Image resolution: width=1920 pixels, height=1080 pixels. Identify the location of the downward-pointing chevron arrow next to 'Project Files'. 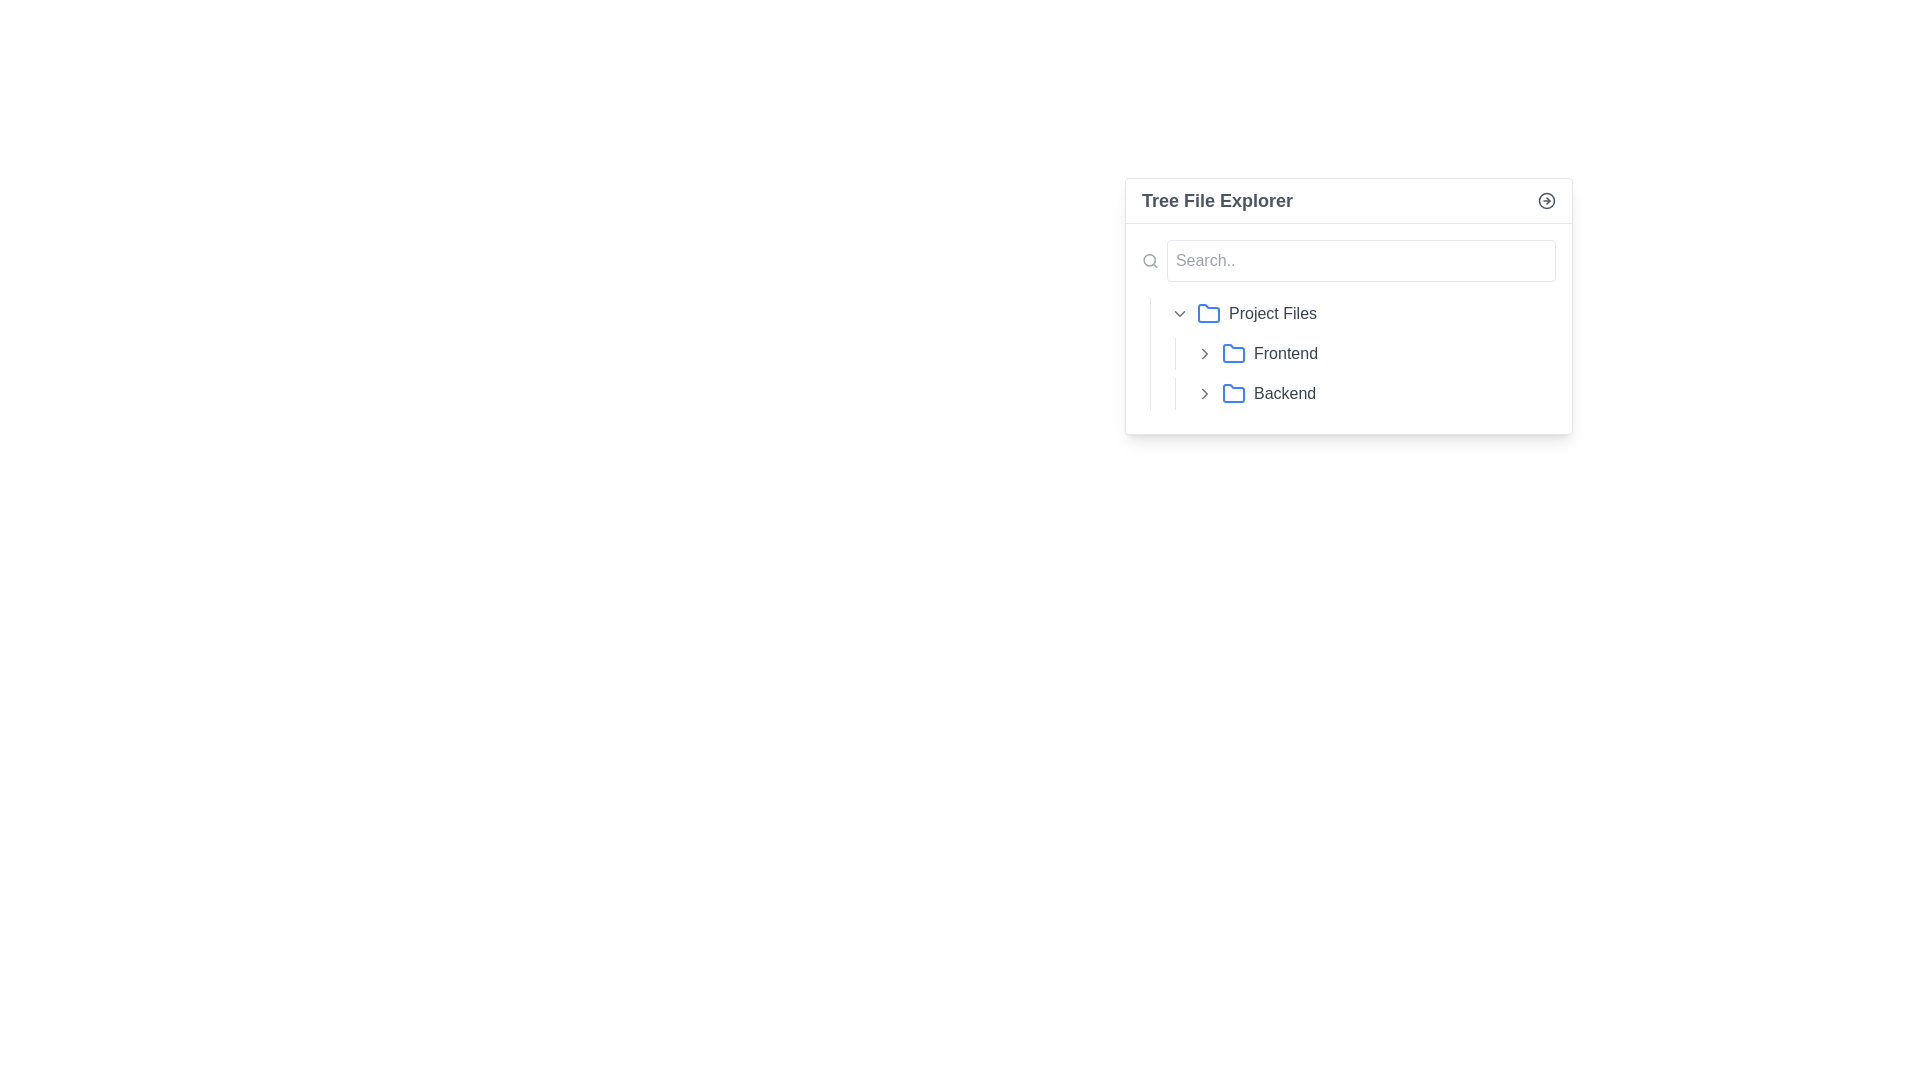
(1180, 313).